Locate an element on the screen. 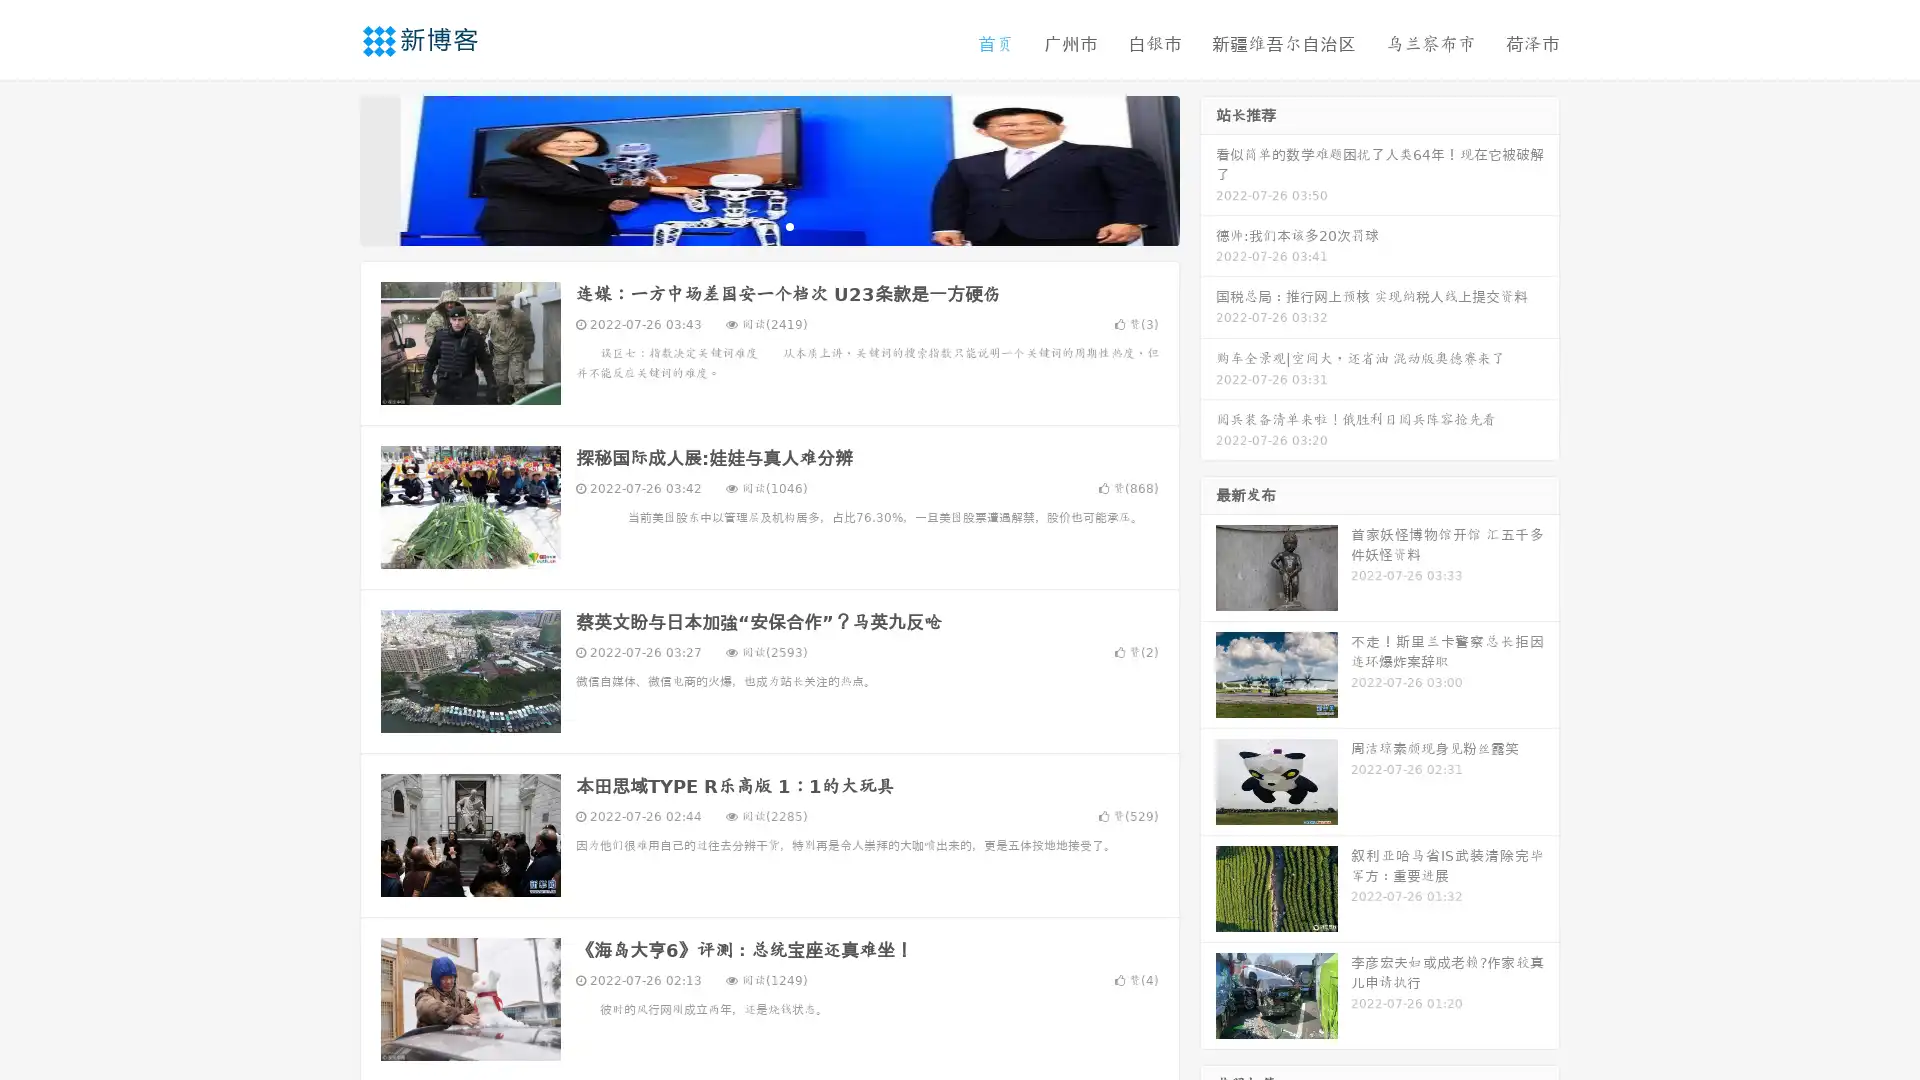 The height and width of the screenshot is (1080, 1920). Go to slide 1 is located at coordinates (748, 225).